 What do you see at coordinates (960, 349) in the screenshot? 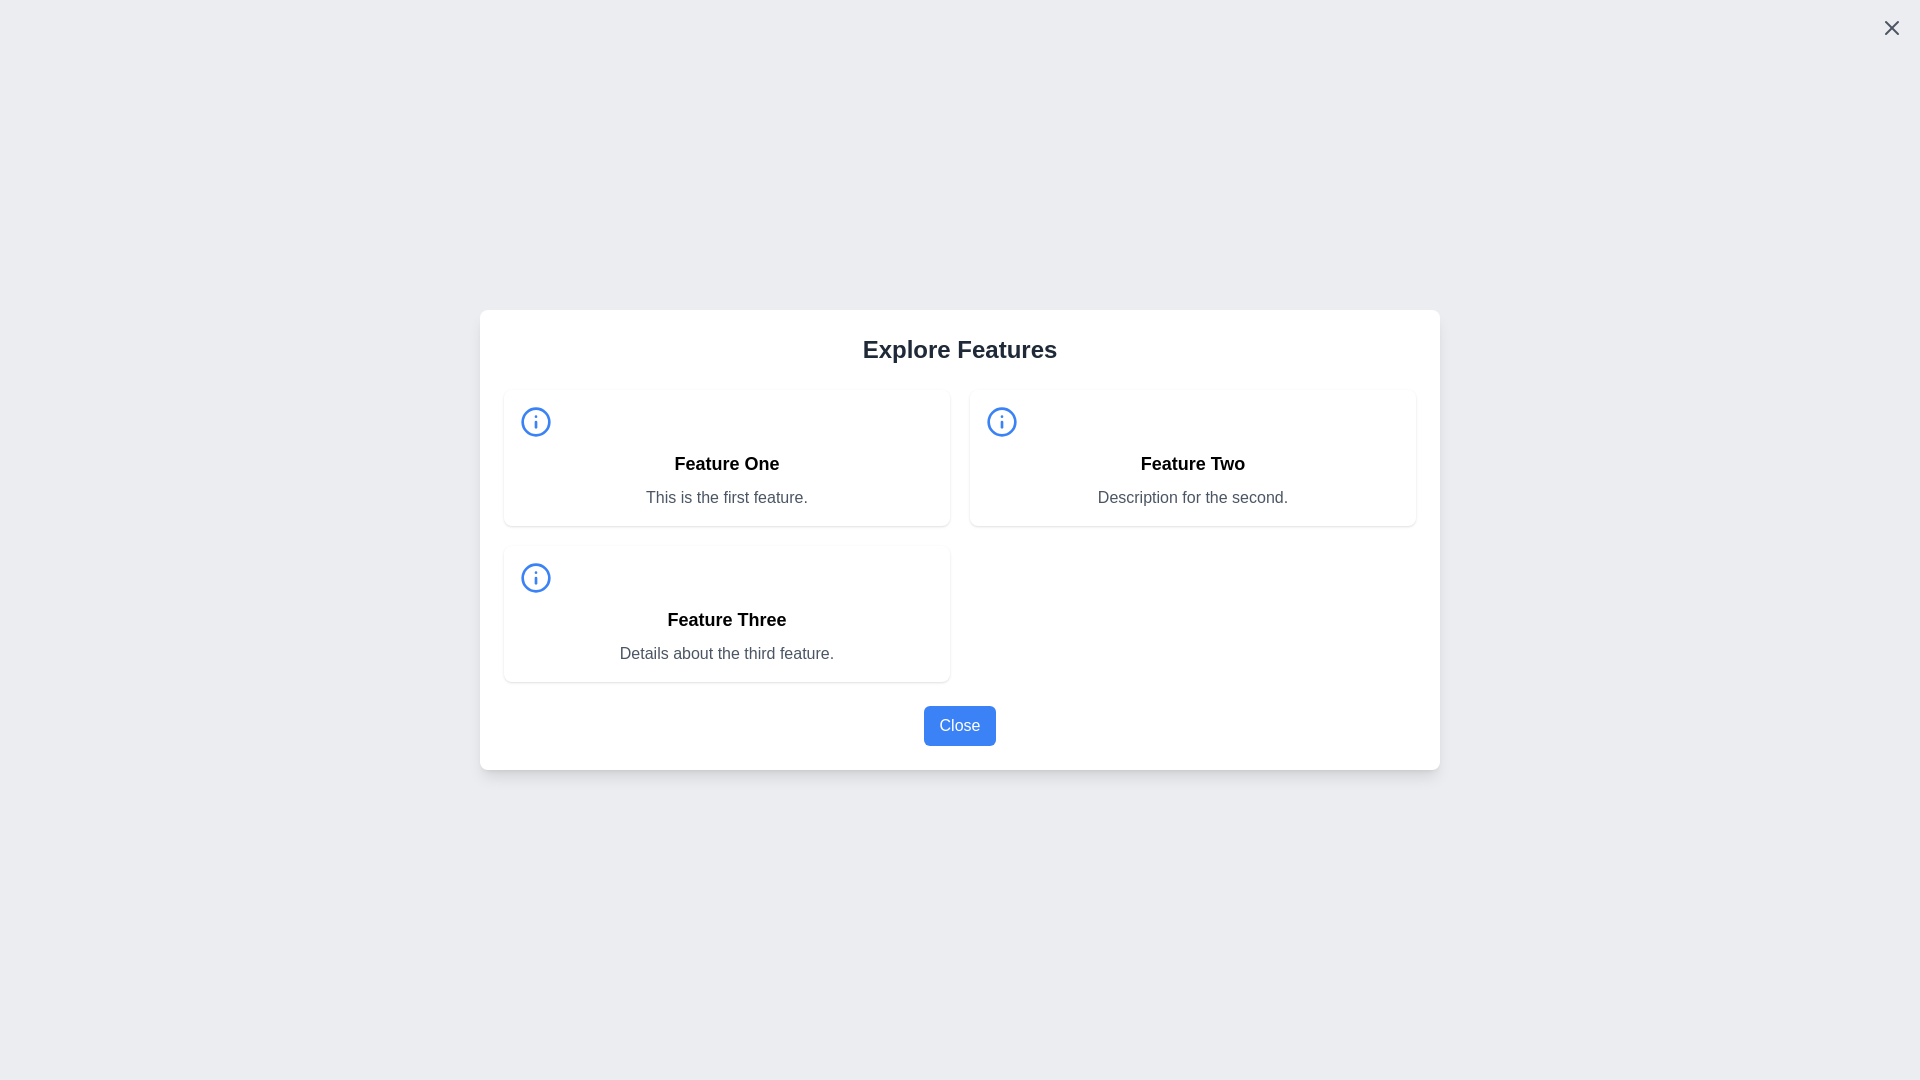
I see `the Header text element, which serves as the title for the dialog box, indicating the intent of exploring specific features` at bounding box center [960, 349].